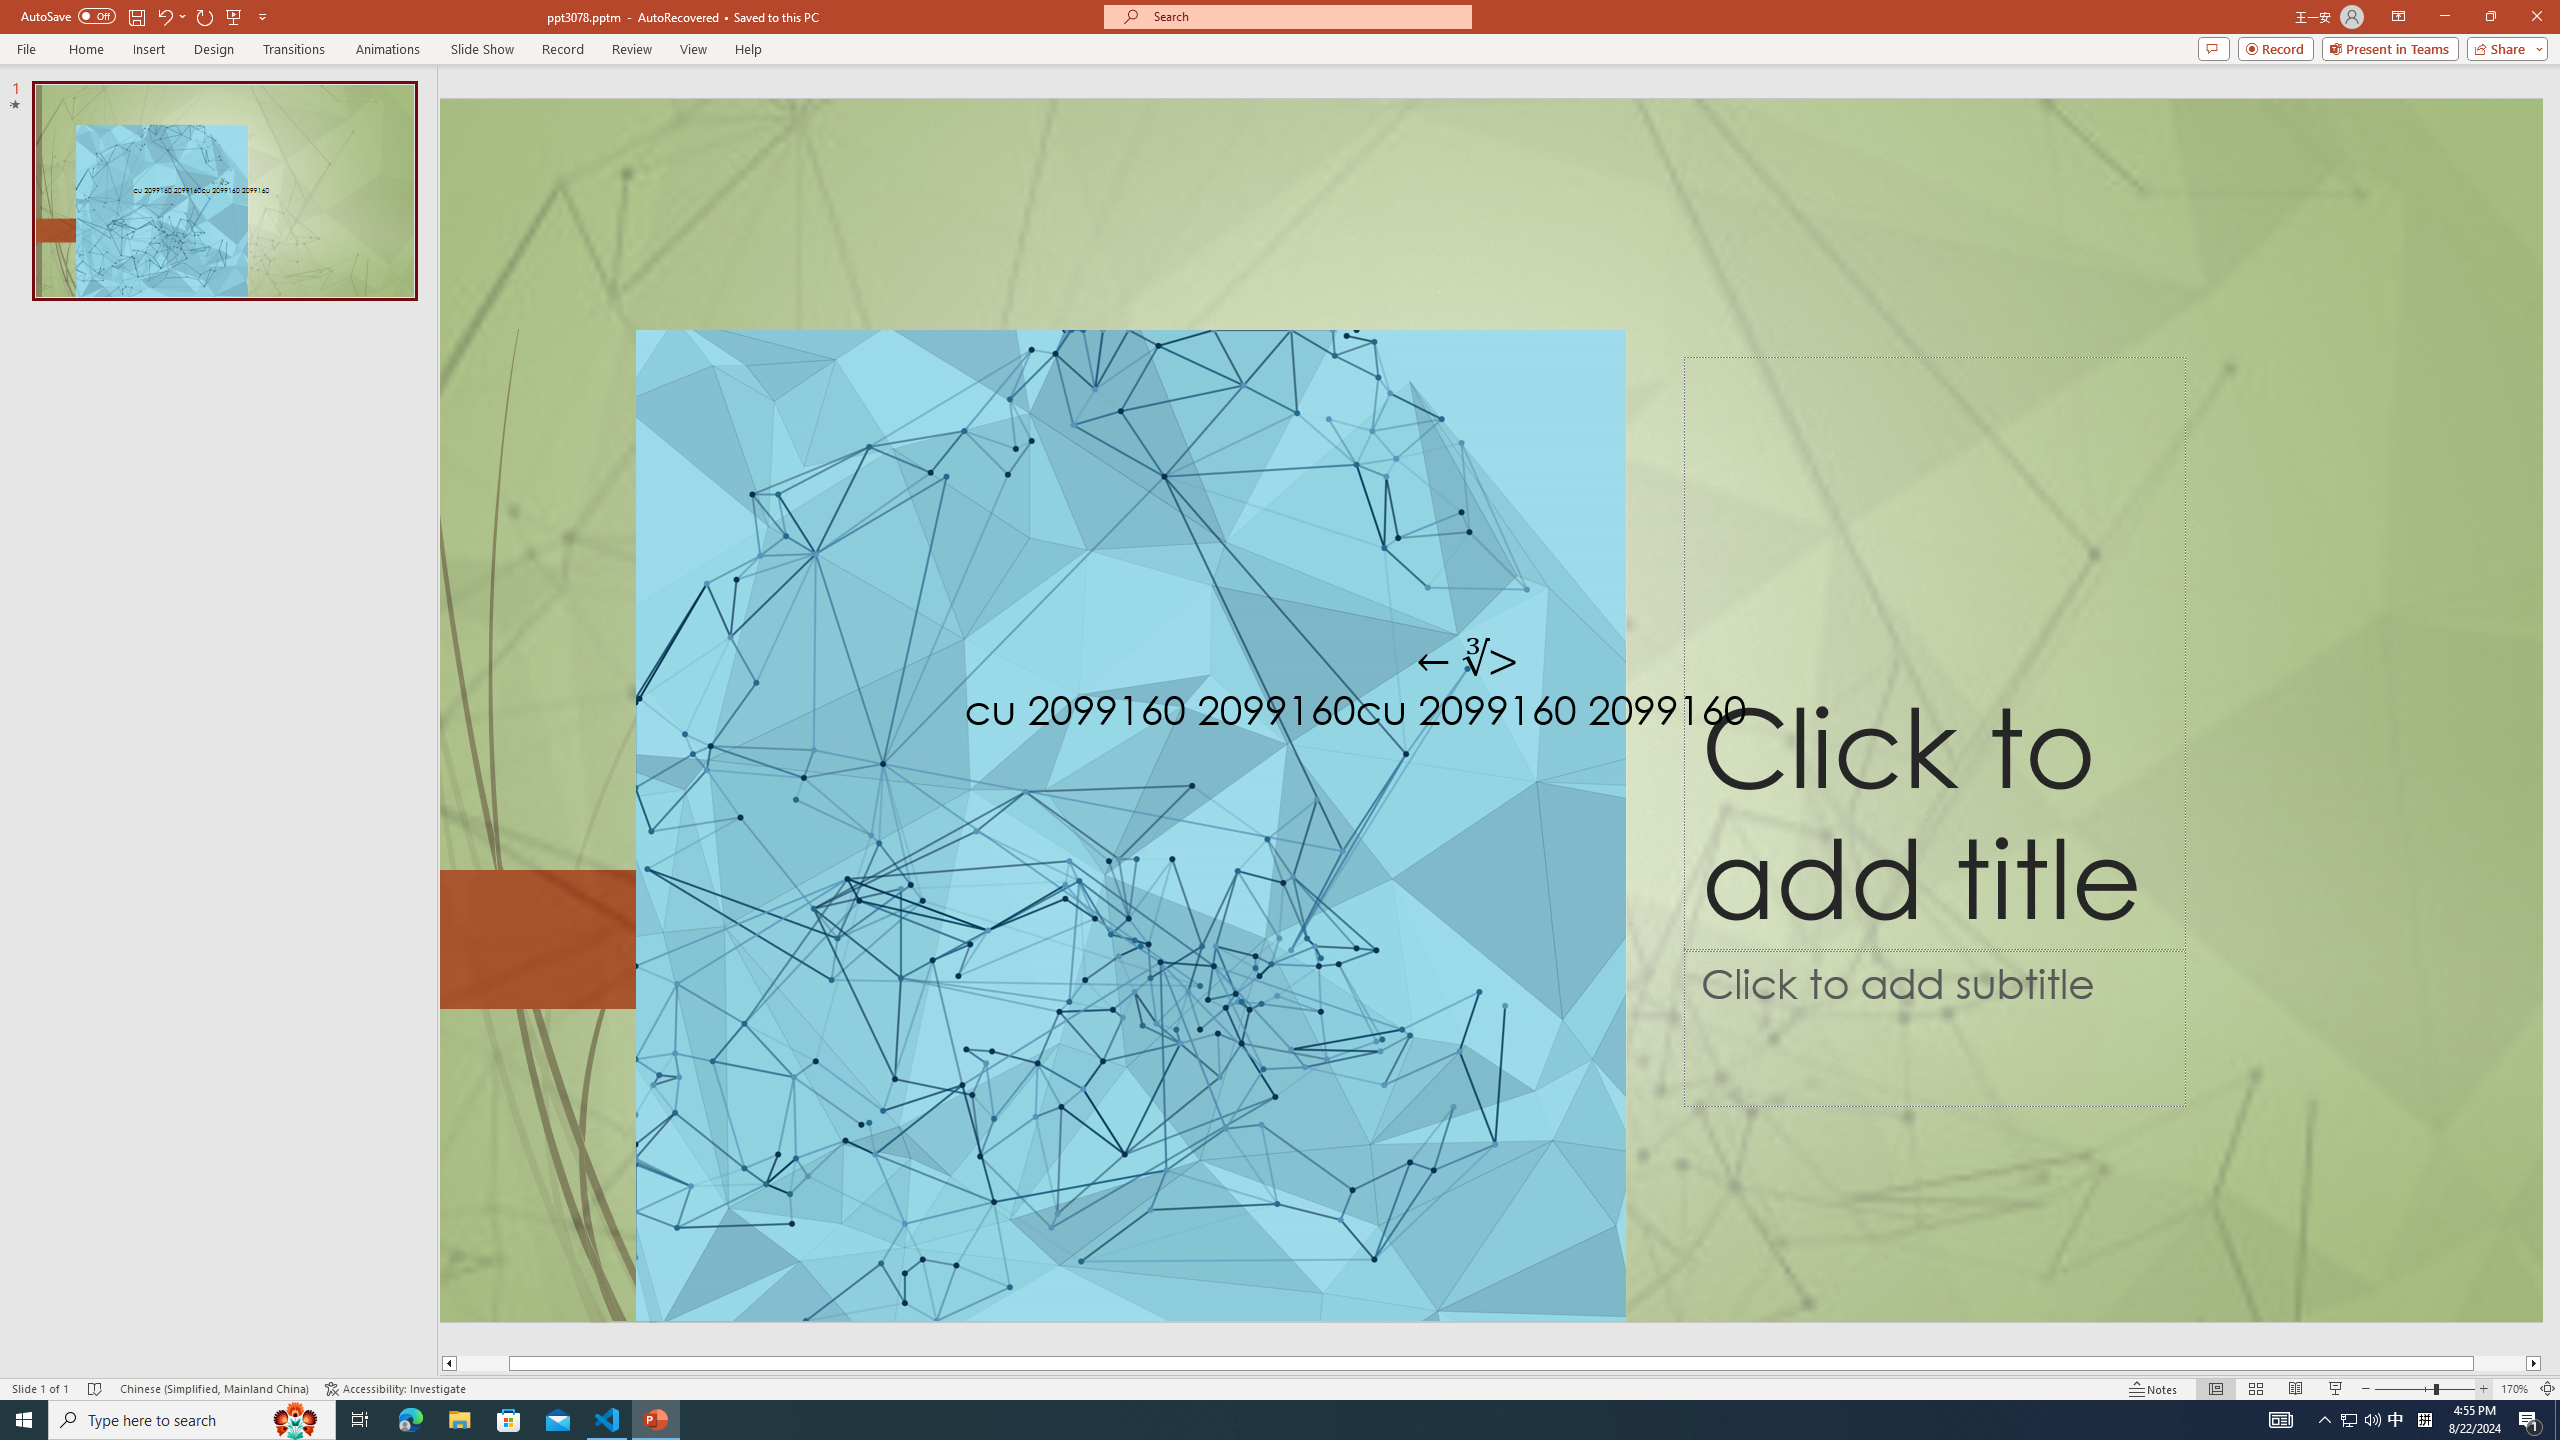  What do you see at coordinates (2153, 1389) in the screenshot?
I see `'Notes '` at bounding box center [2153, 1389].